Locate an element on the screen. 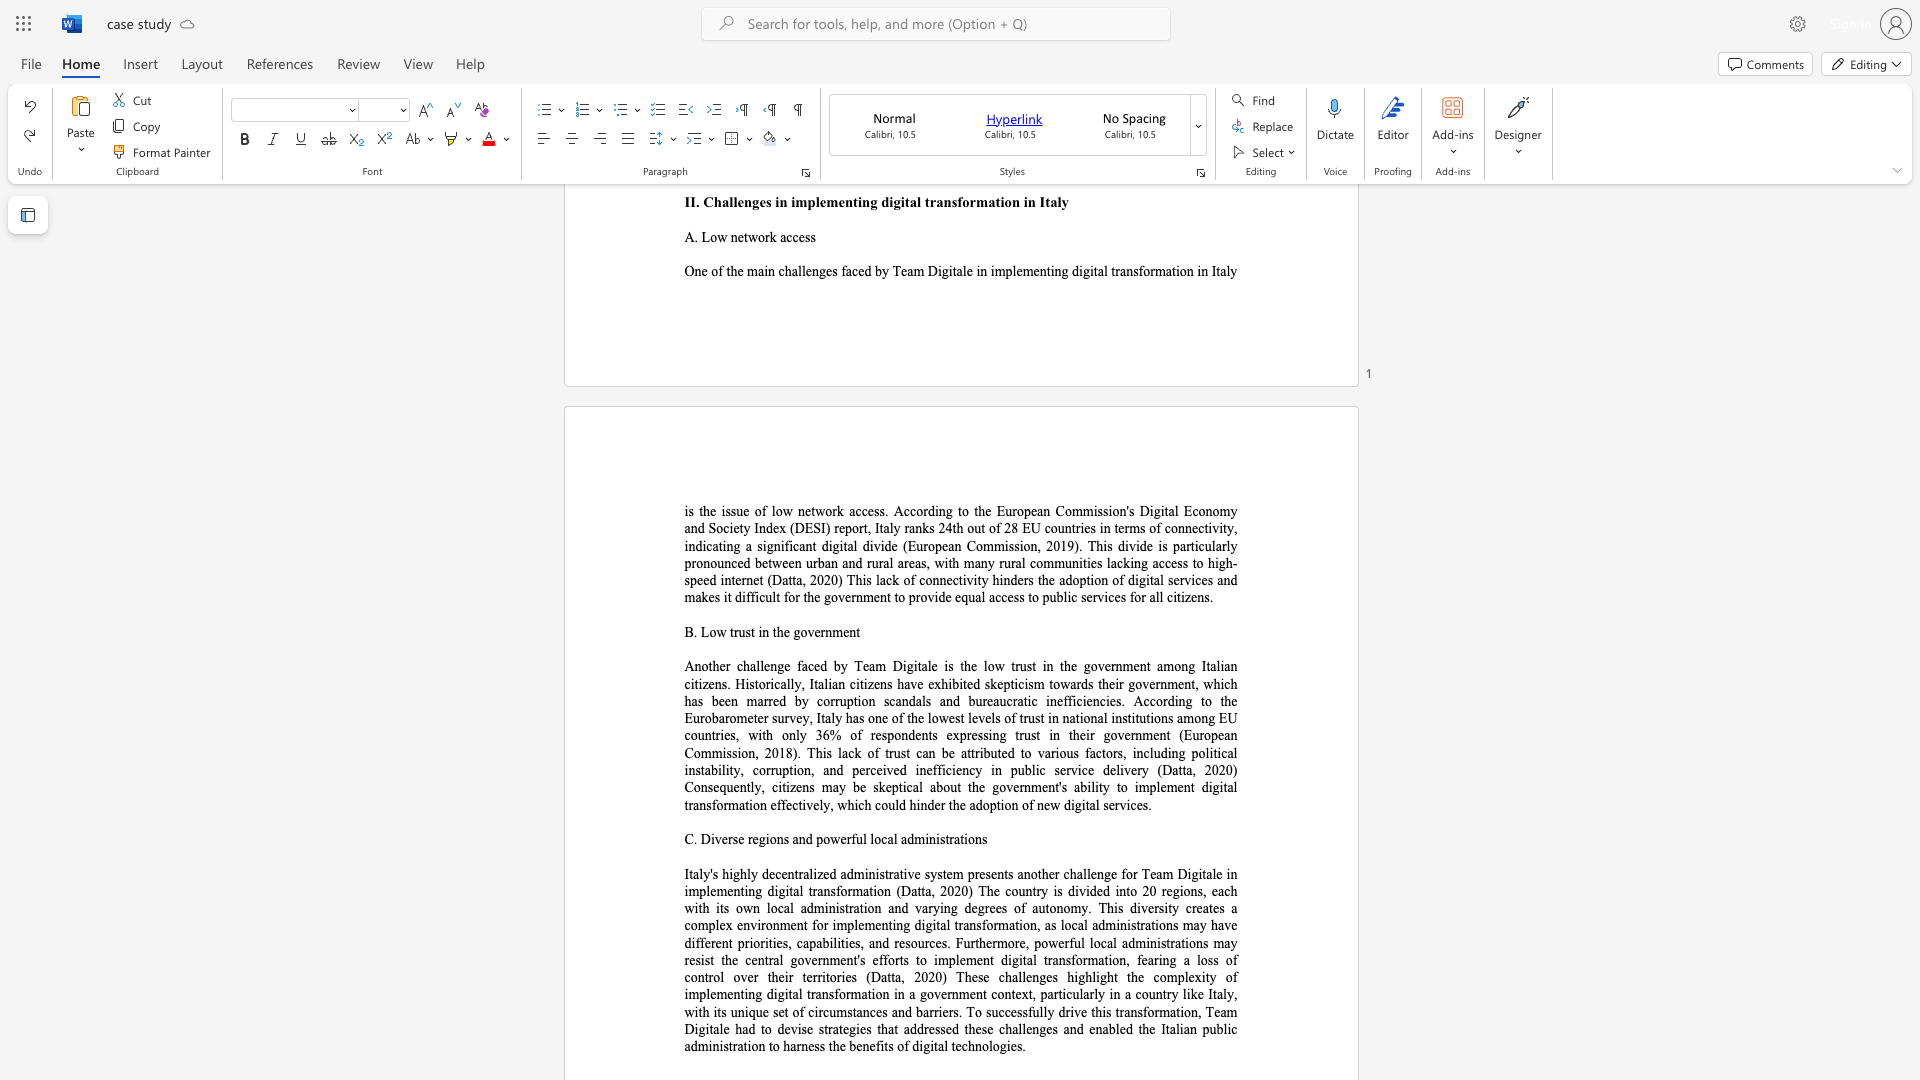 The width and height of the screenshot is (1920, 1080). the subset text "e regio" within the text "C. Diverse regions and powerful local administrations" is located at coordinates (737, 839).